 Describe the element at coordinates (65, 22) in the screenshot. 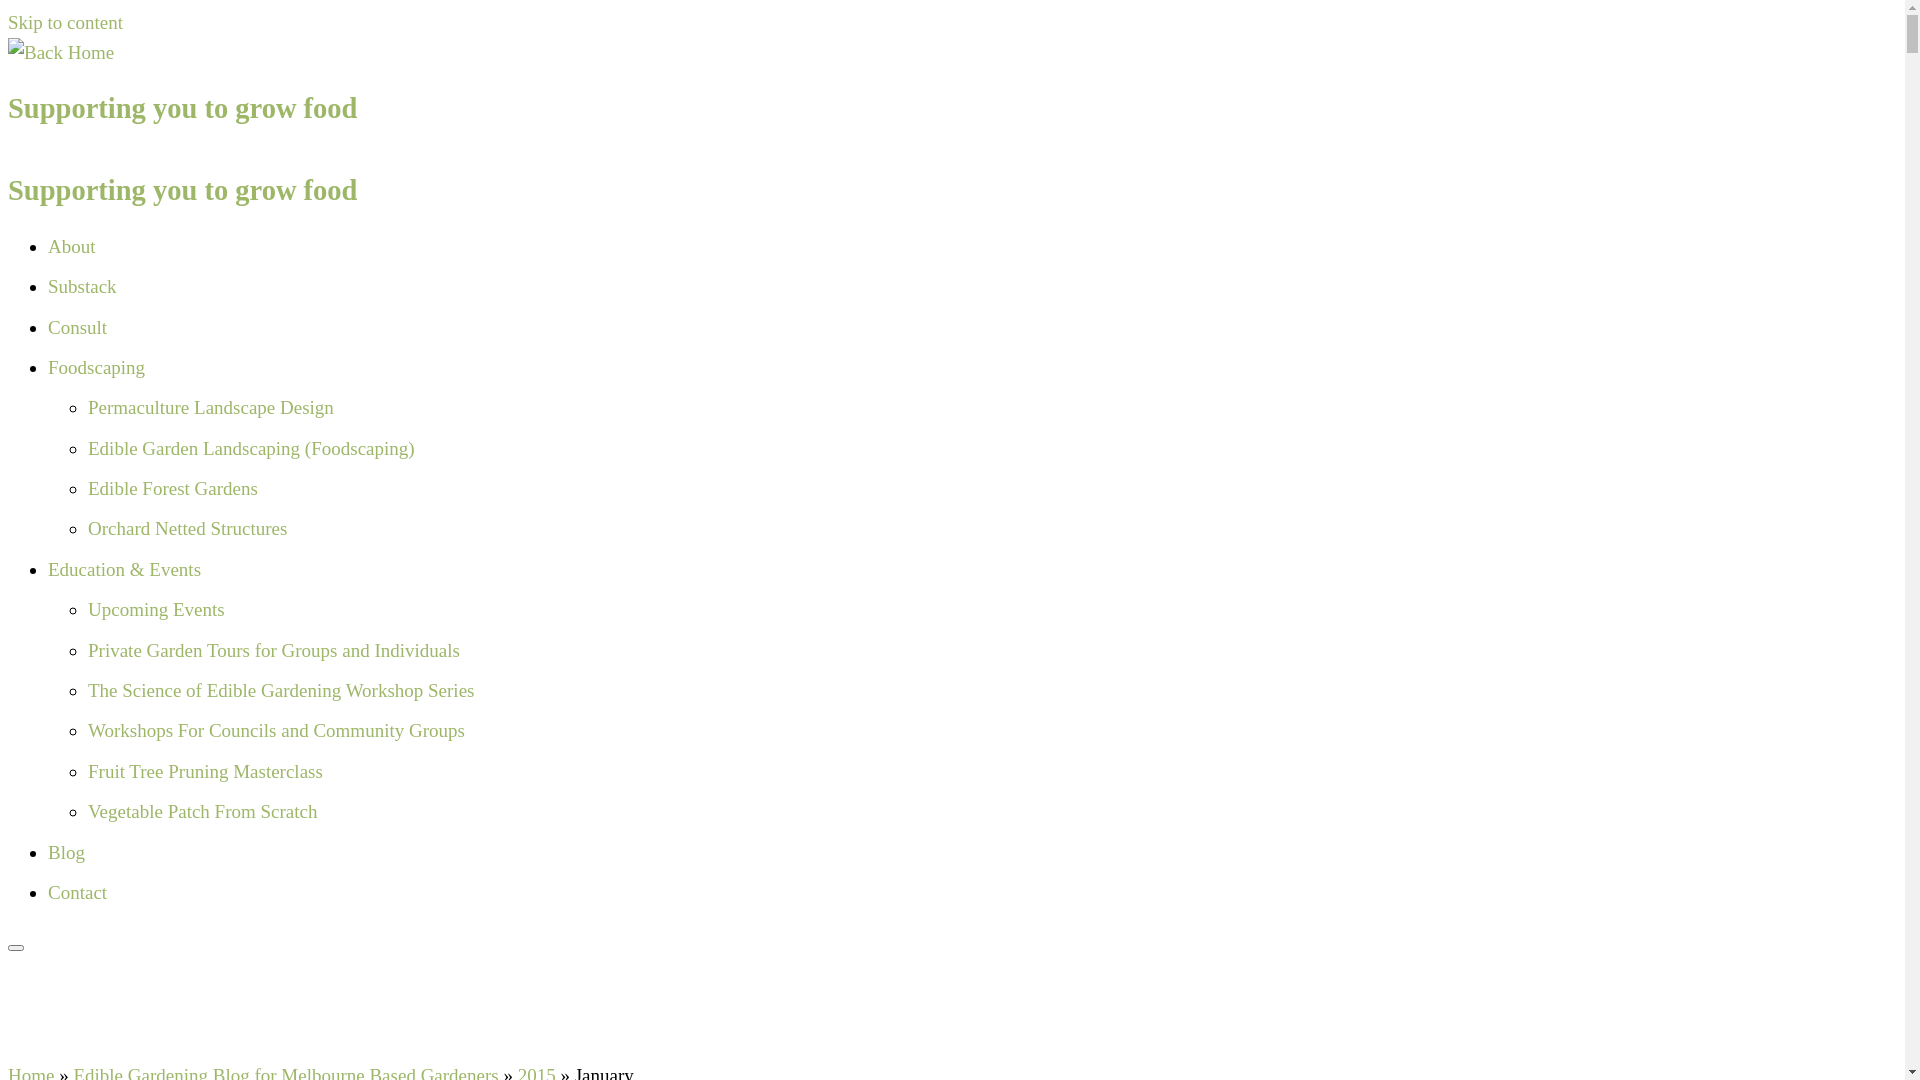

I see `'Skip to content'` at that location.